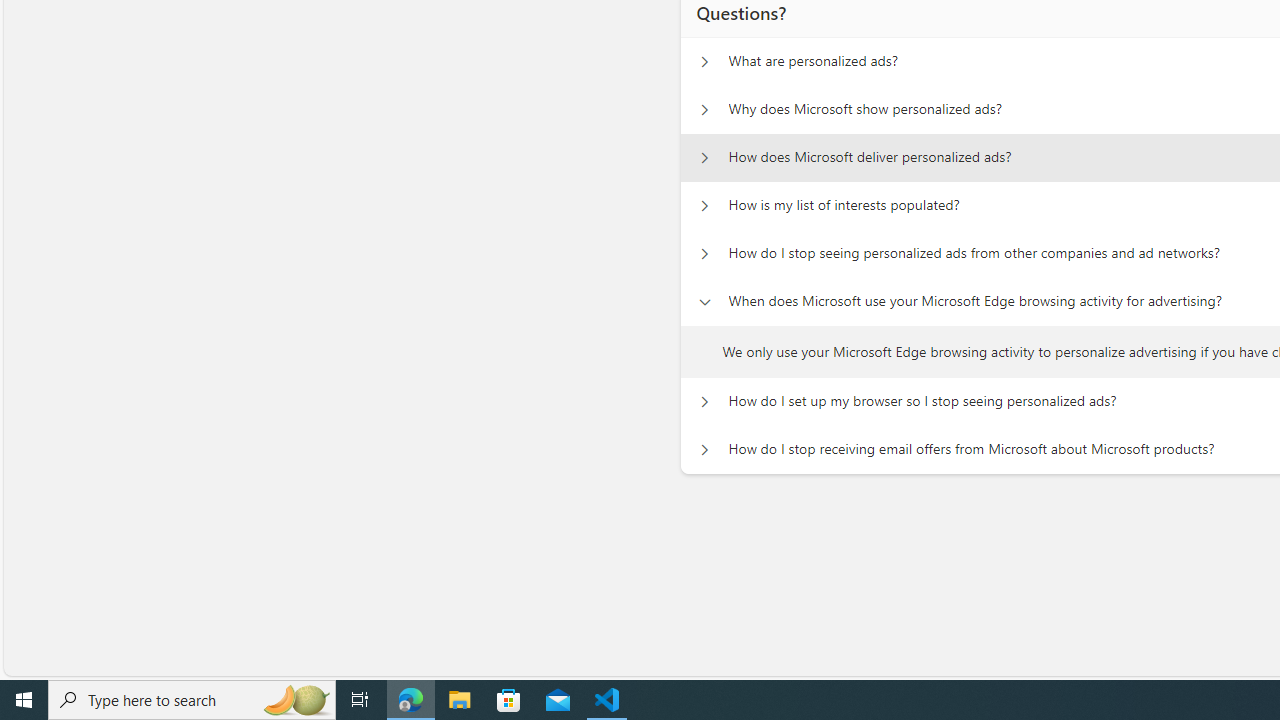 The width and height of the screenshot is (1280, 720). Describe the element at coordinates (704, 61) in the screenshot. I see `'Questions? What are personalized ads?'` at that location.